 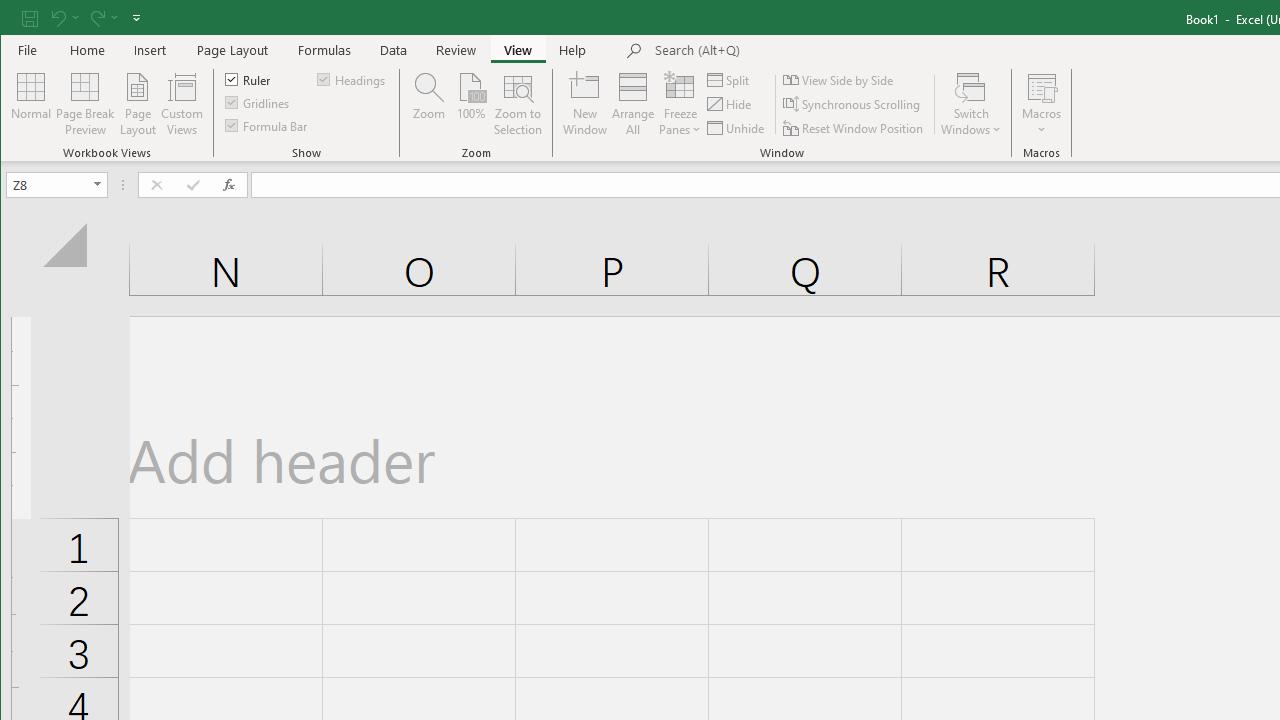 I want to click on 'Reset Window Position', so click(x=855, y=128).